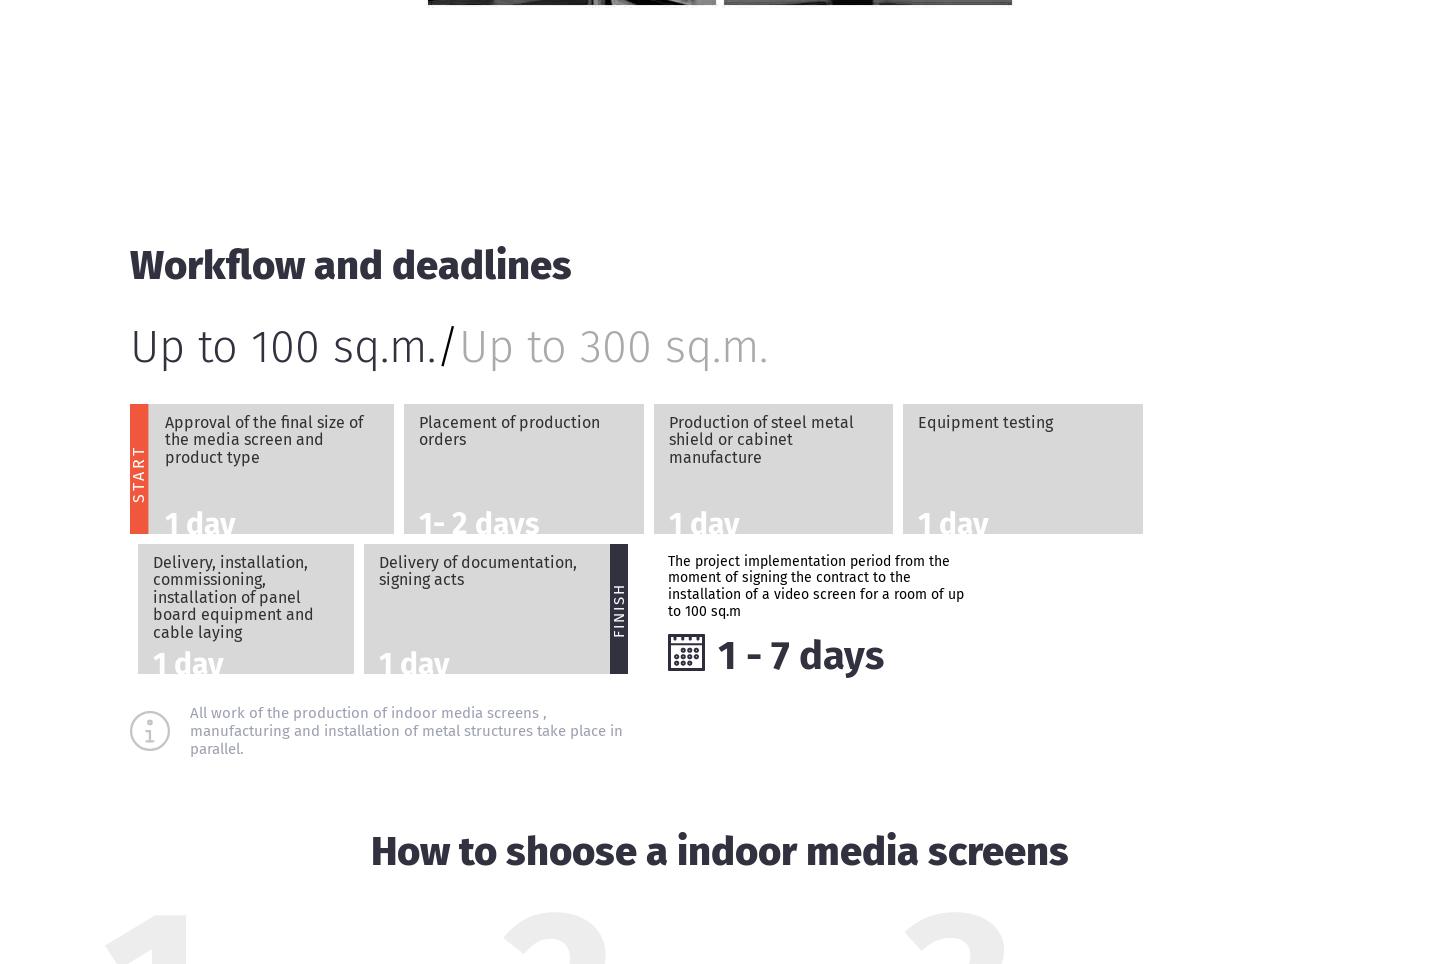 The image size is (1440, 964). I want to click on 'How to shoose a indoor media screens', so click(369, 851).